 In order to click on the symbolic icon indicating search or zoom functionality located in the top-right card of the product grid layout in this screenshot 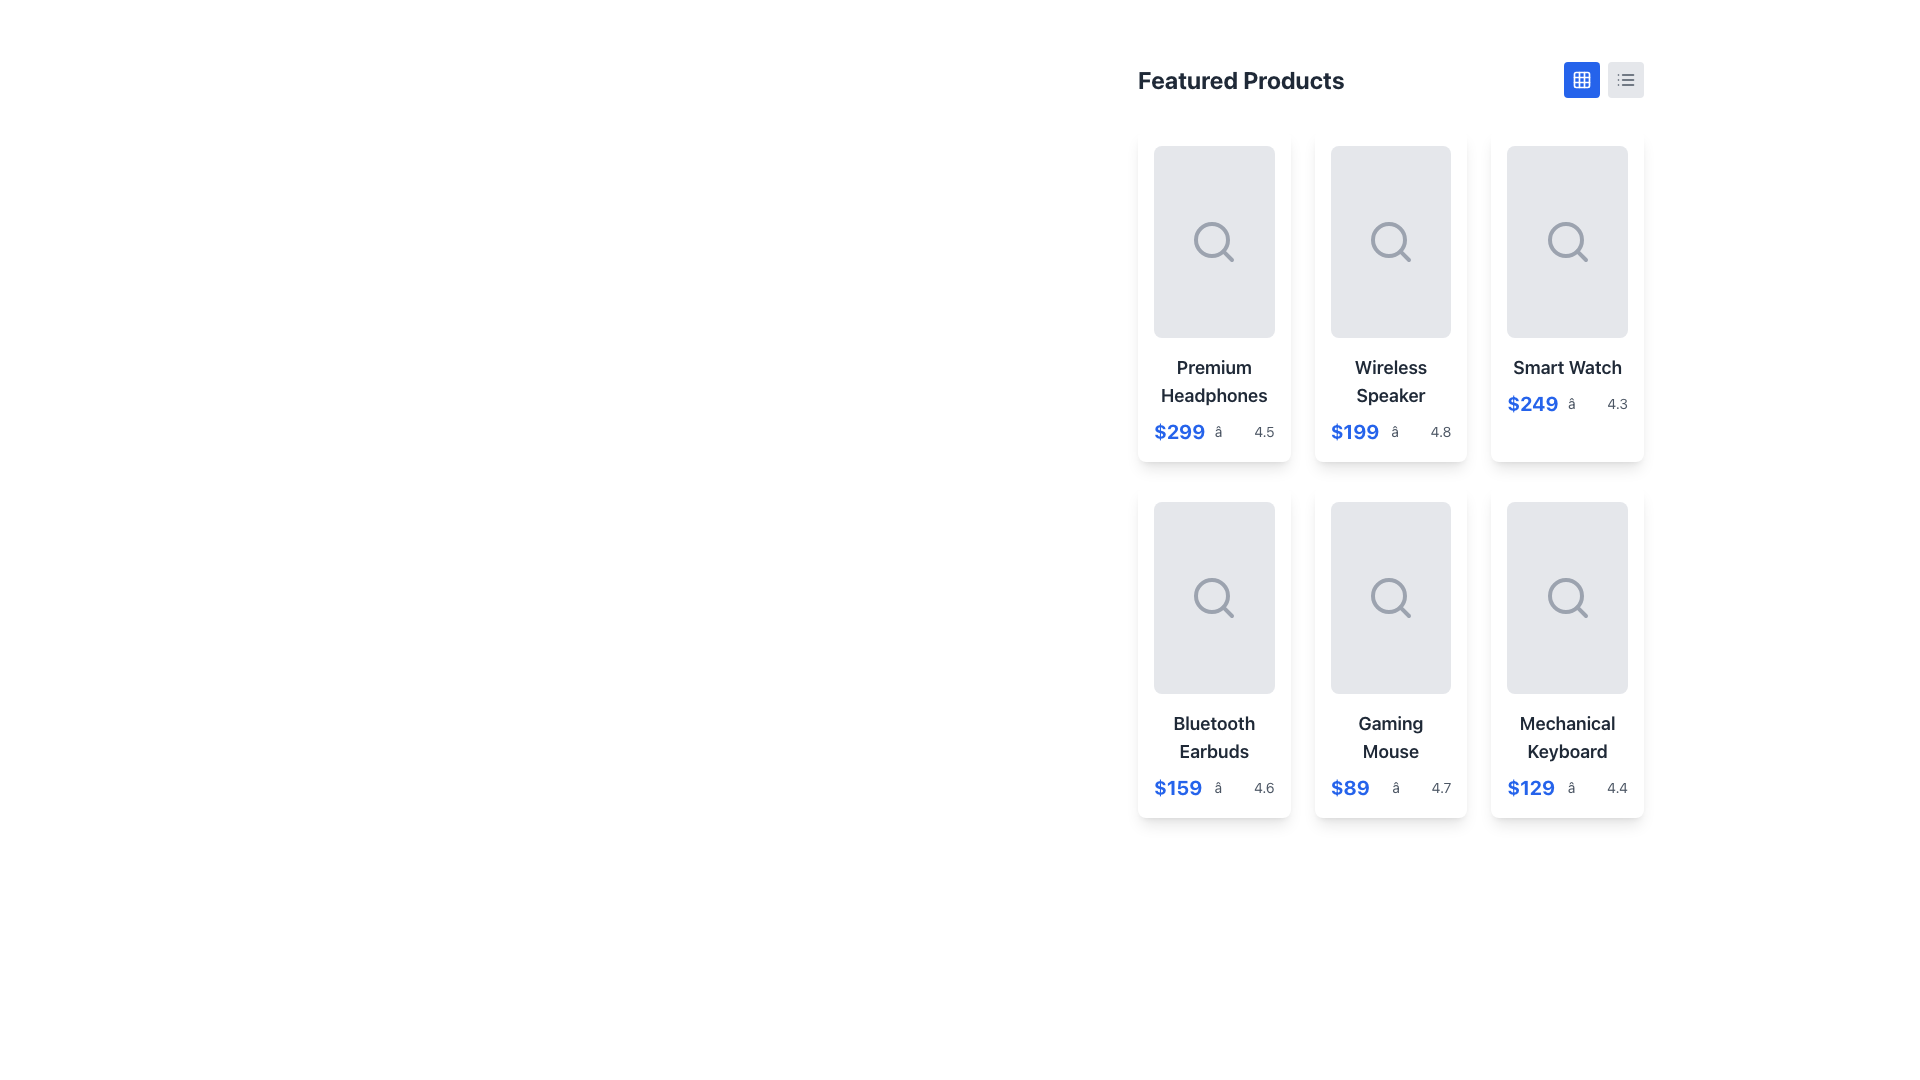, I will do `click(1566, 241)`.